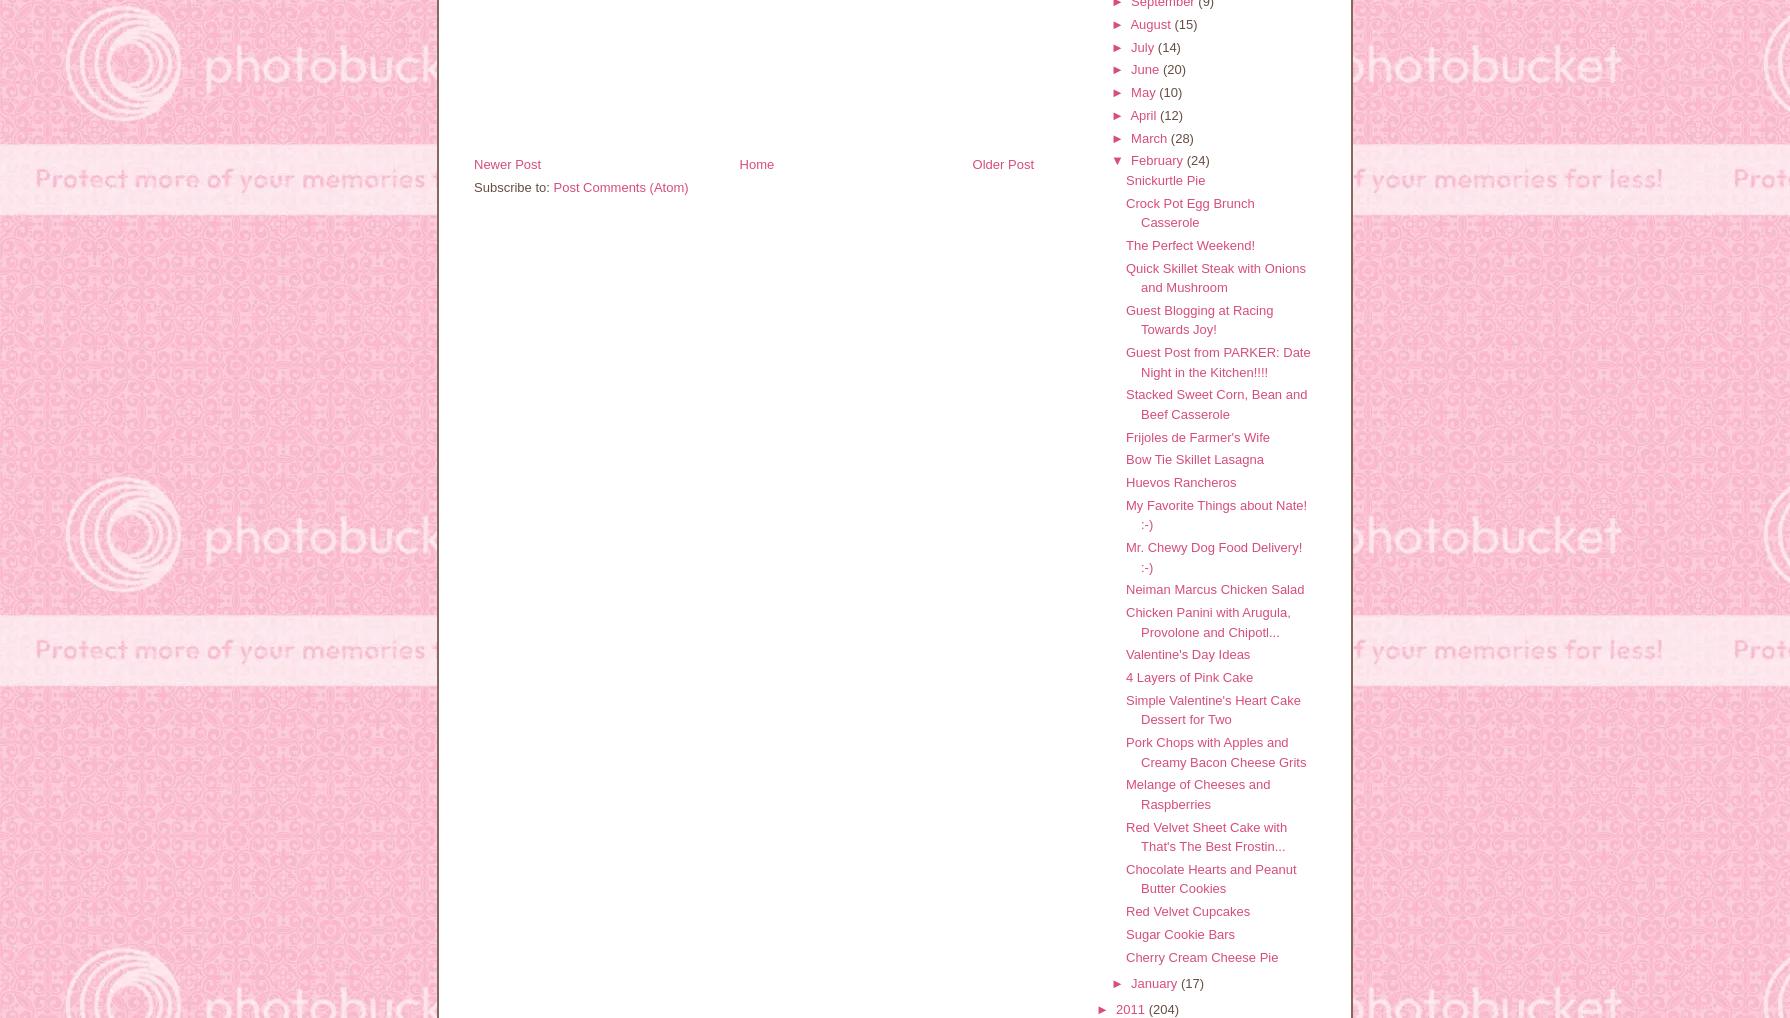 The width and height of the screenshot is (1790, 1018). Describe the element at coordinates (737, 164) in the screenshot. I see `'Home'` at that location.